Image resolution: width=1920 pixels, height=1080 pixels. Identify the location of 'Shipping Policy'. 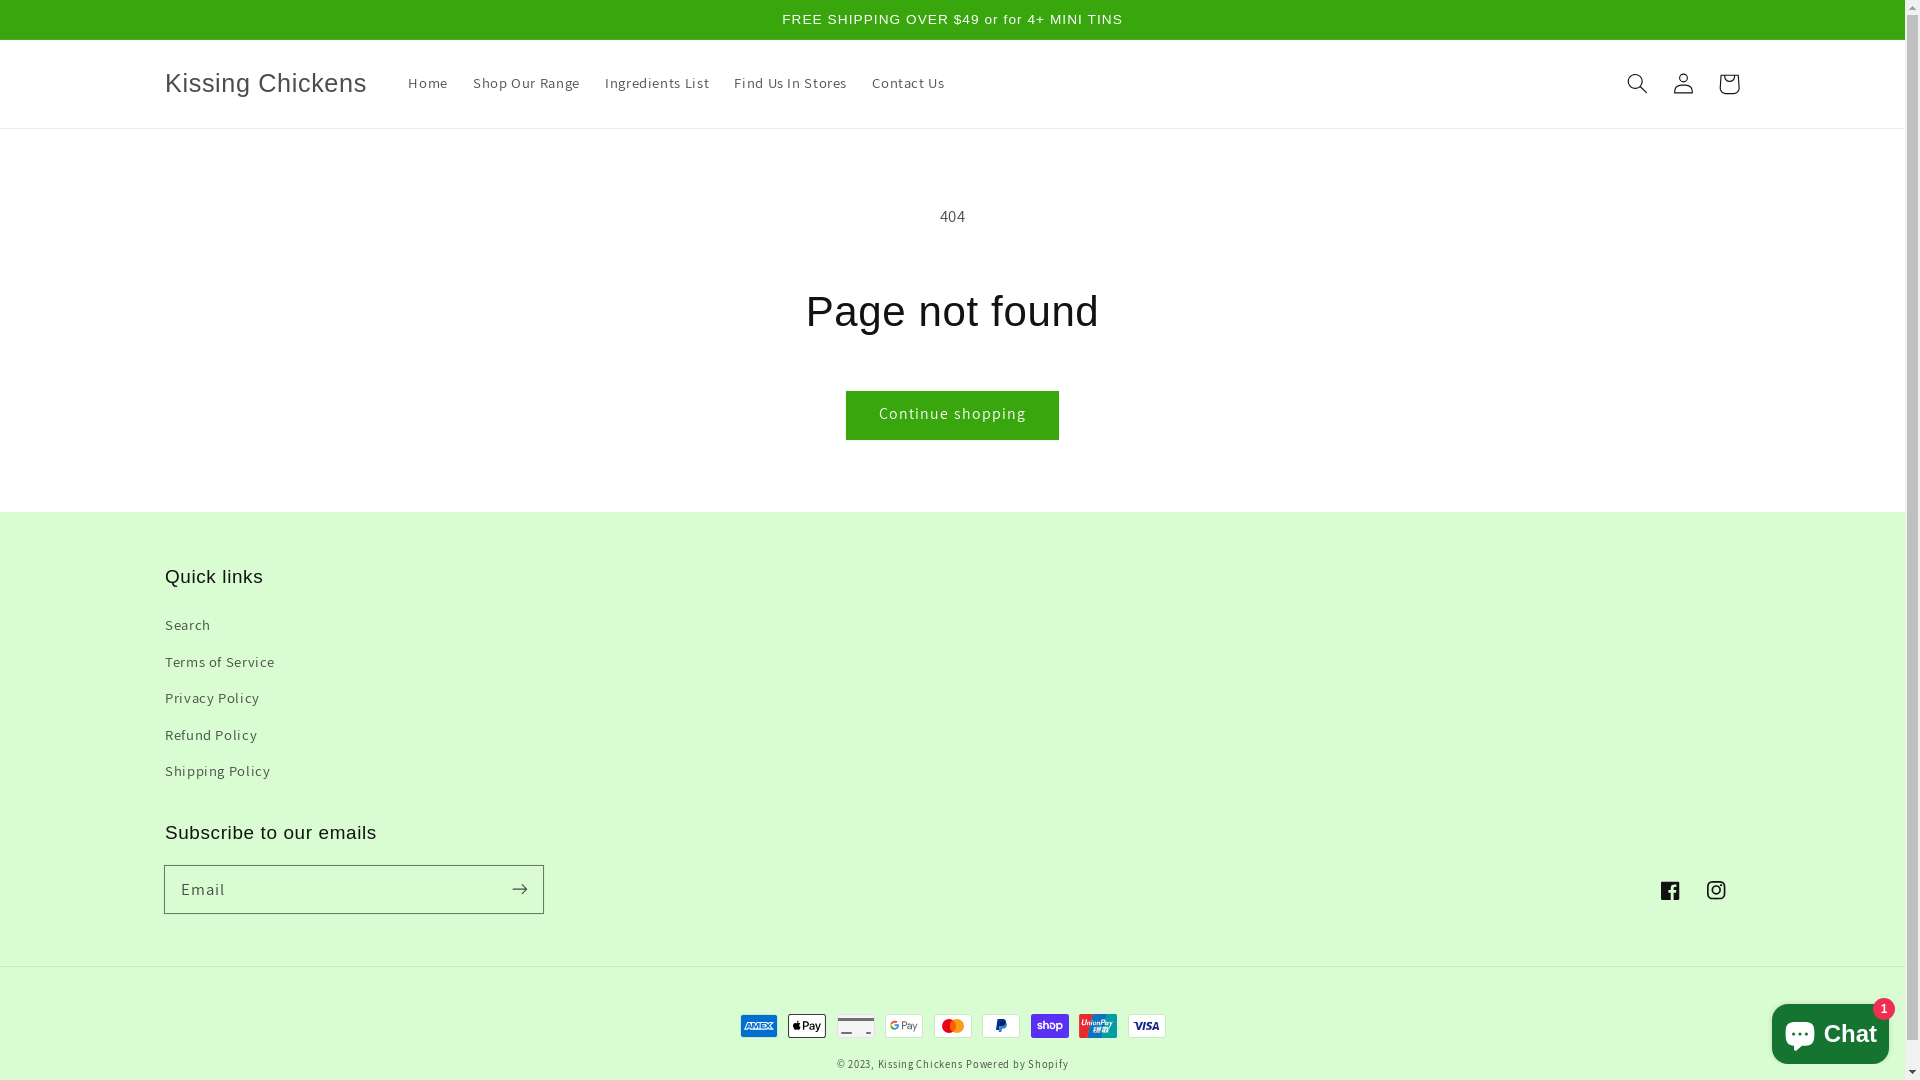
(217, 770).